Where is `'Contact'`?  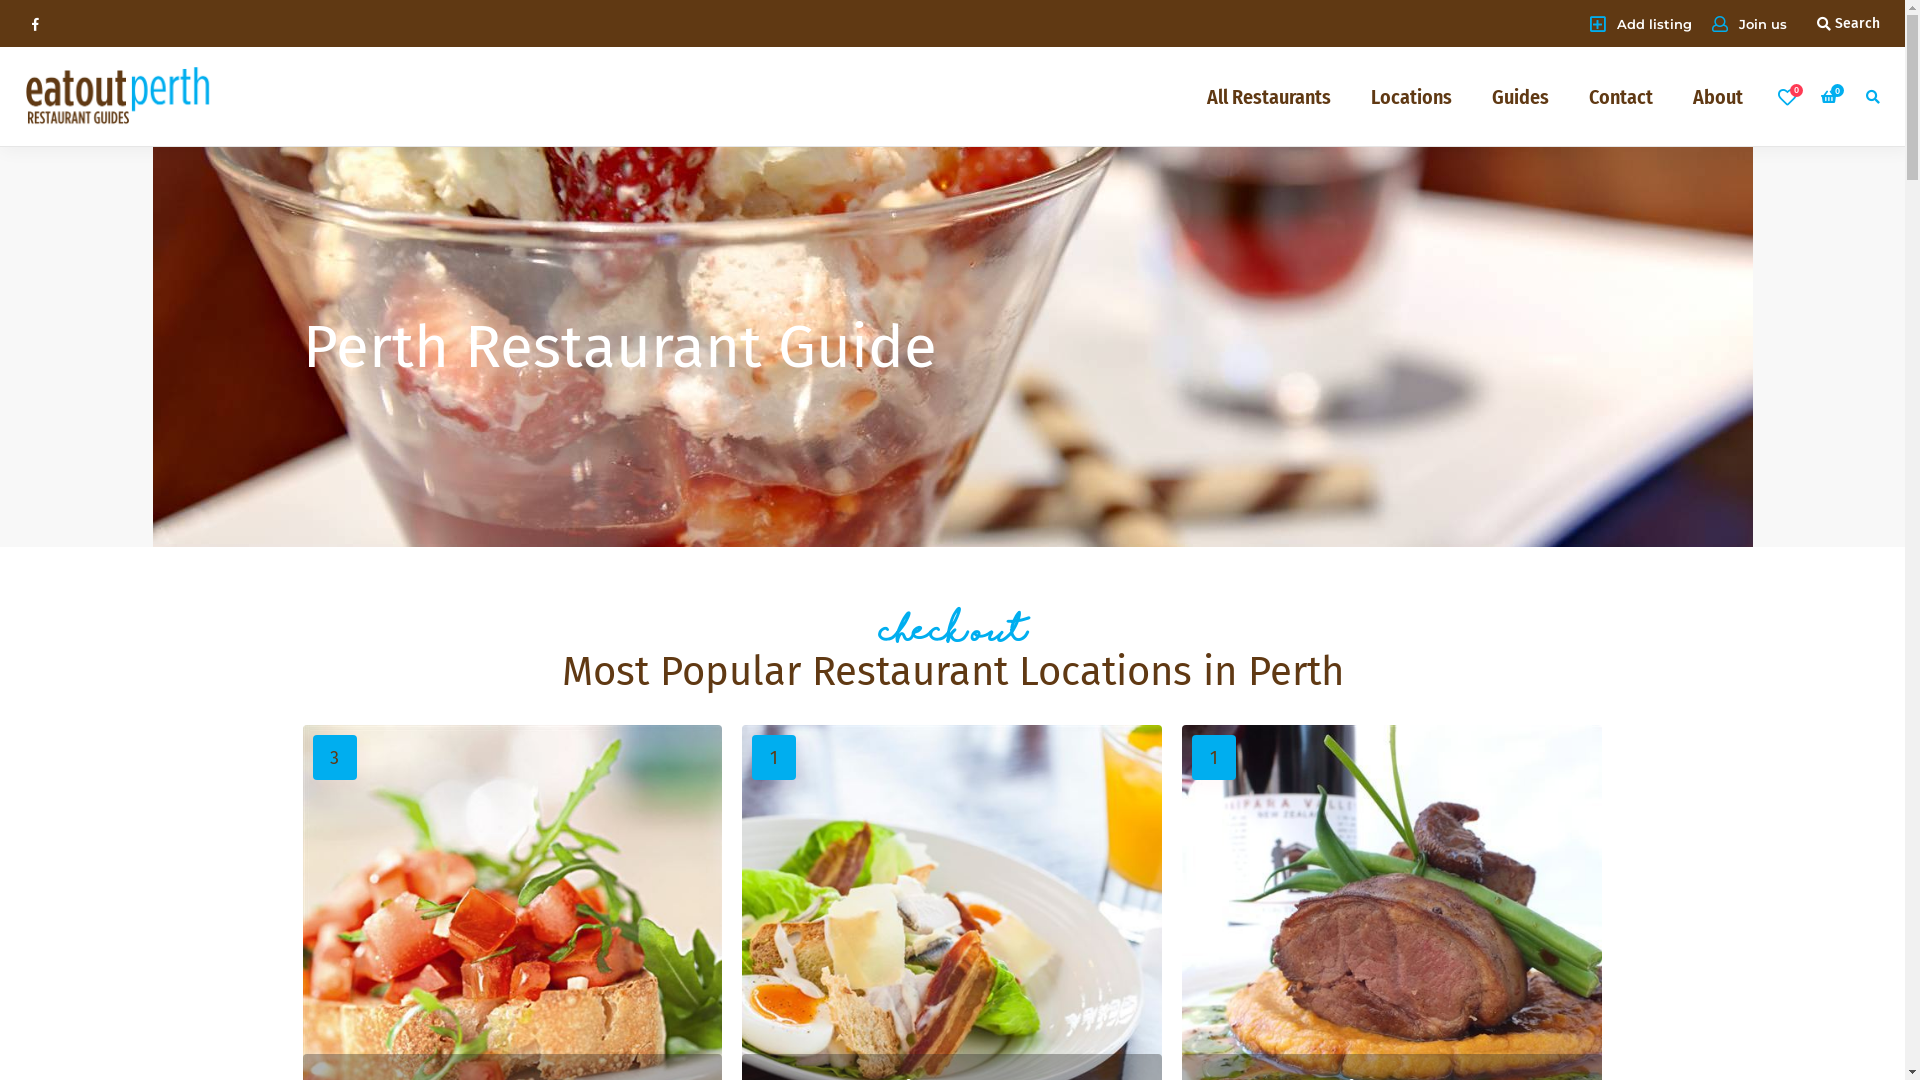 'Contact' is located at coordinates (1621, 96).